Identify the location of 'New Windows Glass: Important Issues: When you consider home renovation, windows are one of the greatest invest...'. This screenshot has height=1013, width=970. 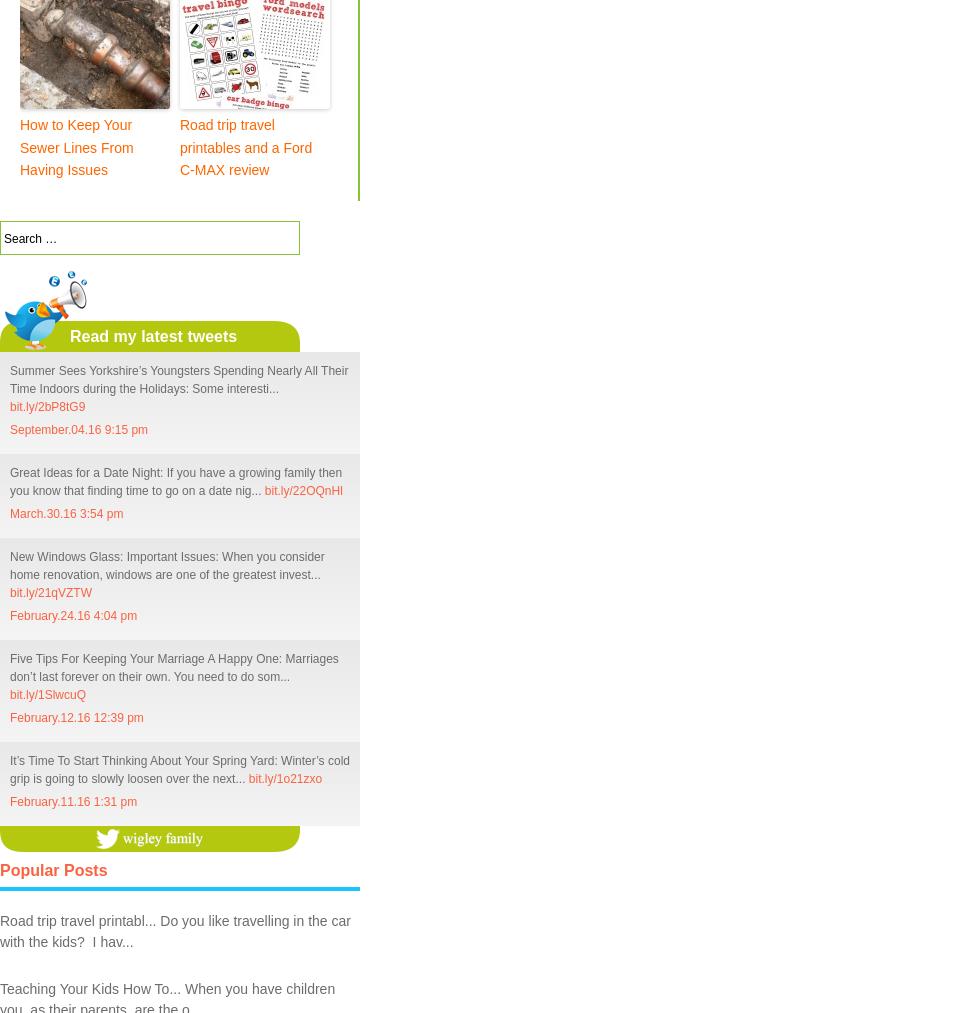
(166, 564).